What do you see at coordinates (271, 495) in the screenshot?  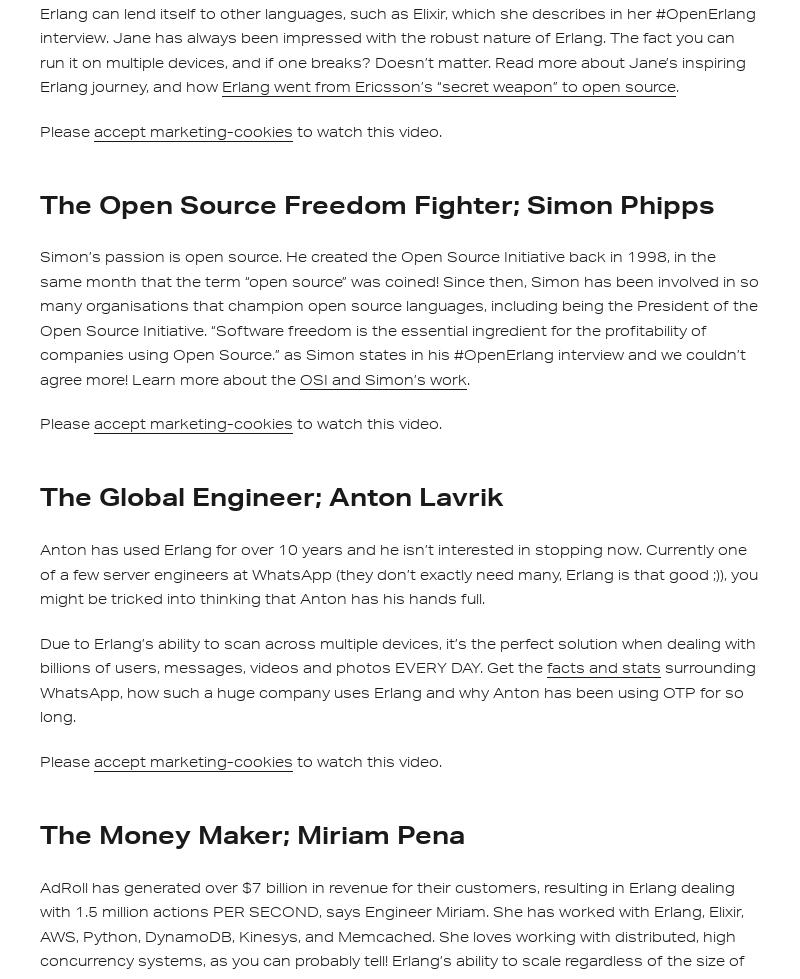 I see `'The Global Engineer; Anton Lavrik'` at bounding box center [271, 495].